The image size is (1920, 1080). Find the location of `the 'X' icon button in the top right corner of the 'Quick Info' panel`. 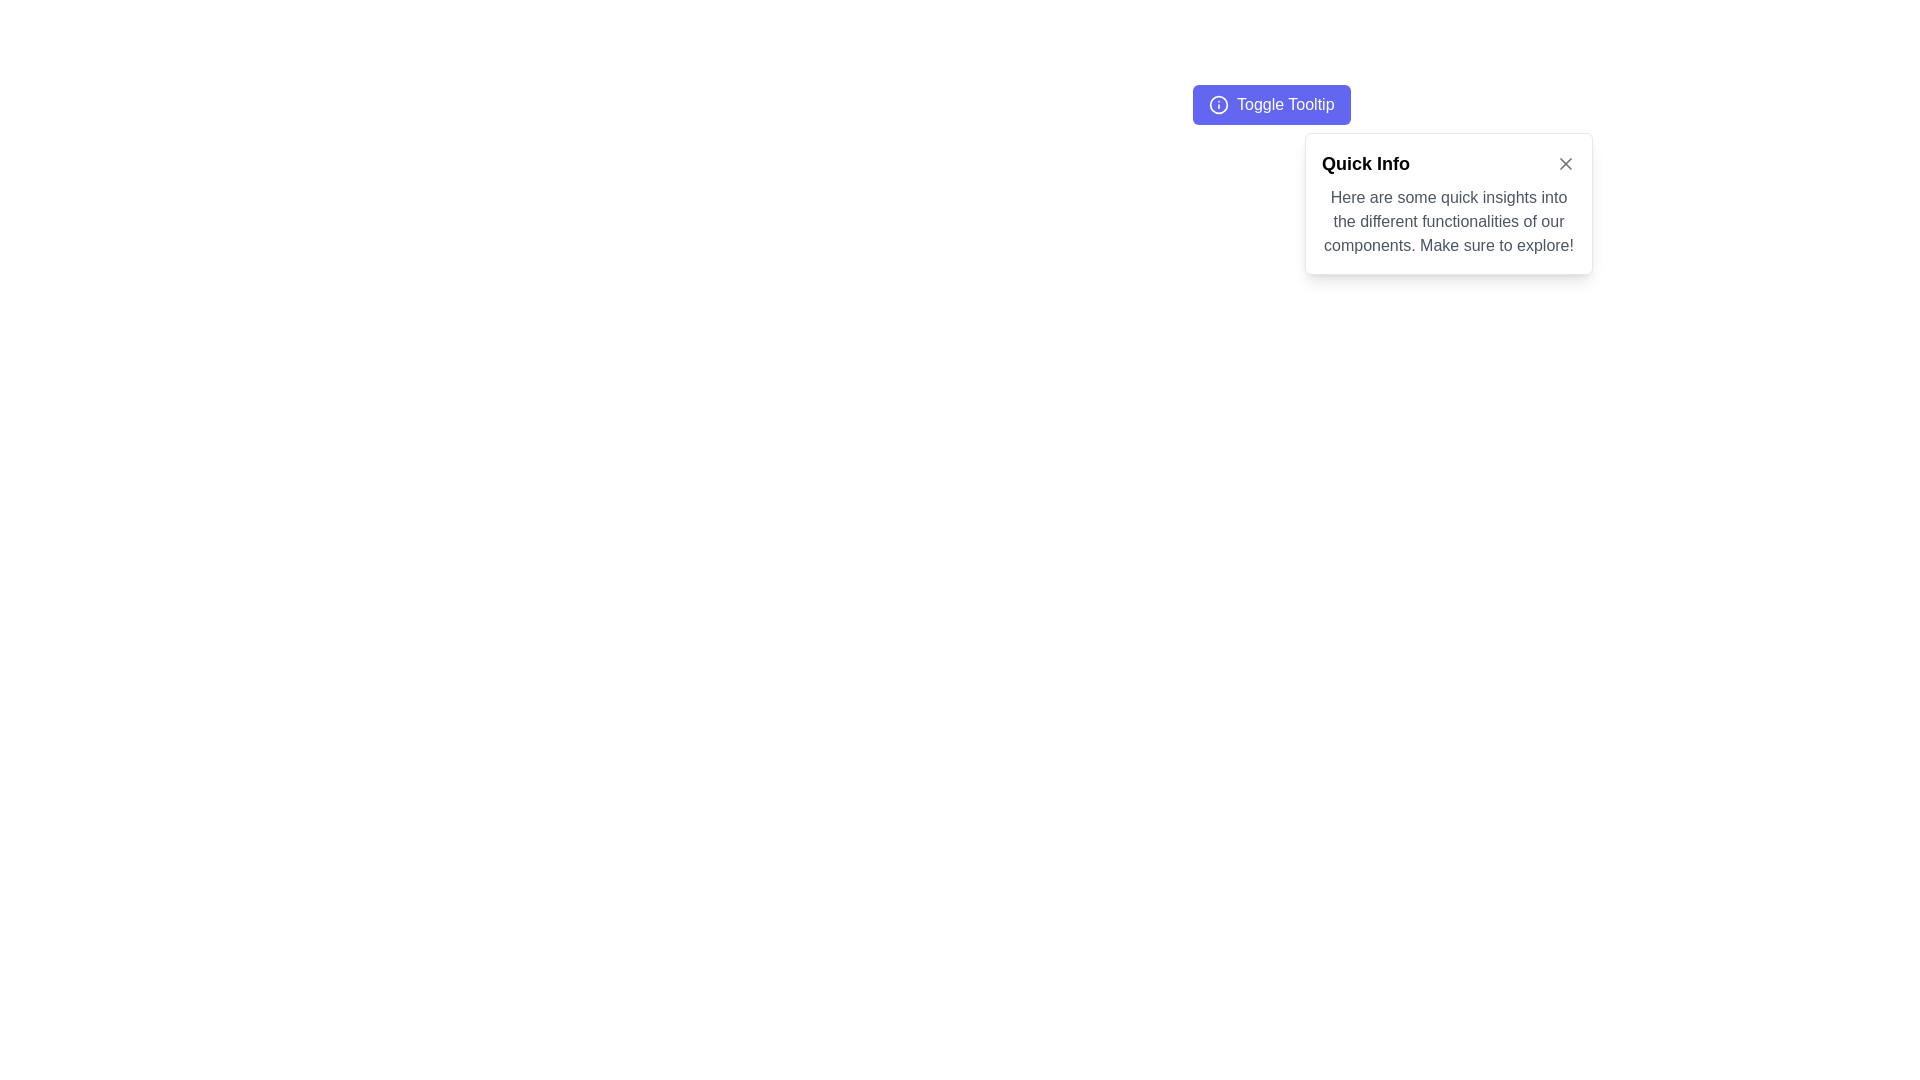

the 'X' icon button in the top right corner of the 'Quick Info' panel is located at coordinates (1564, 163).